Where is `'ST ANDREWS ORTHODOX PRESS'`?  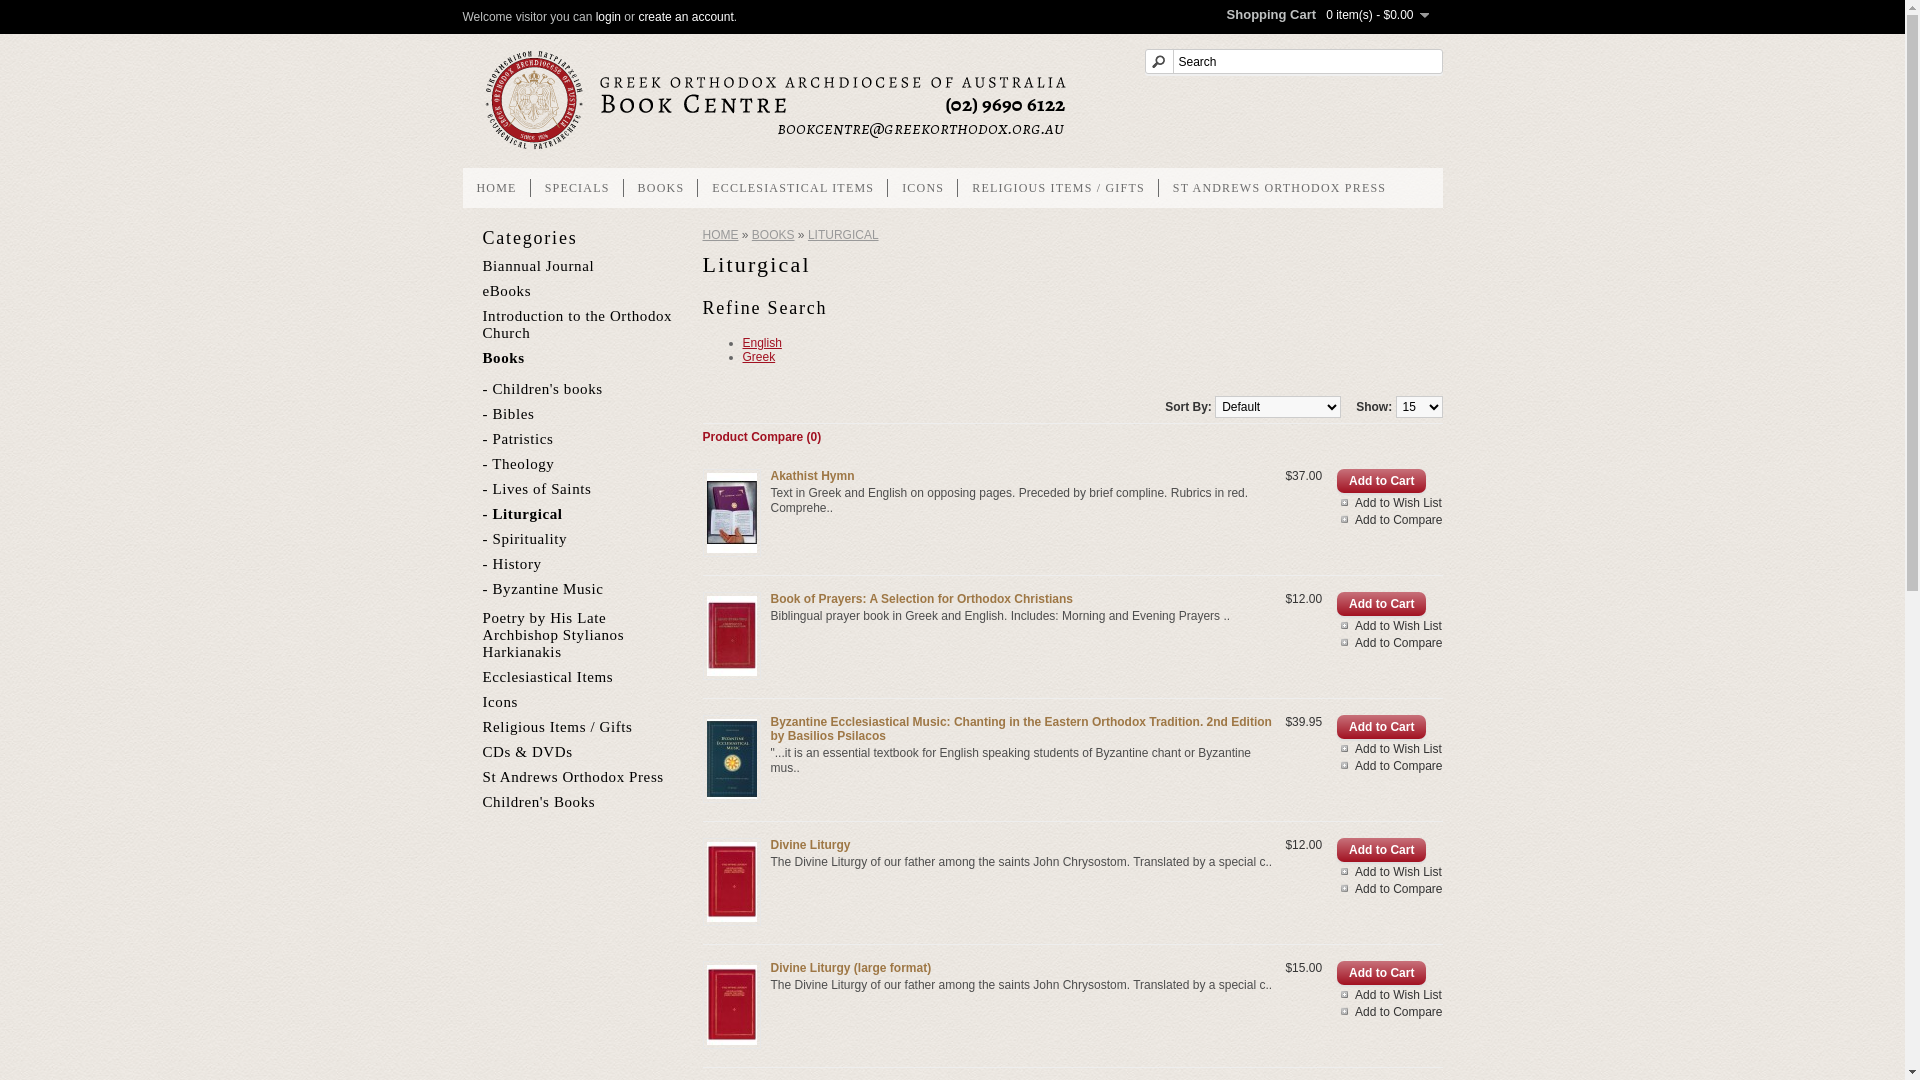
'ST ANDREWS ORTHODOX PRESS' is located at coordinates (1278, 188).